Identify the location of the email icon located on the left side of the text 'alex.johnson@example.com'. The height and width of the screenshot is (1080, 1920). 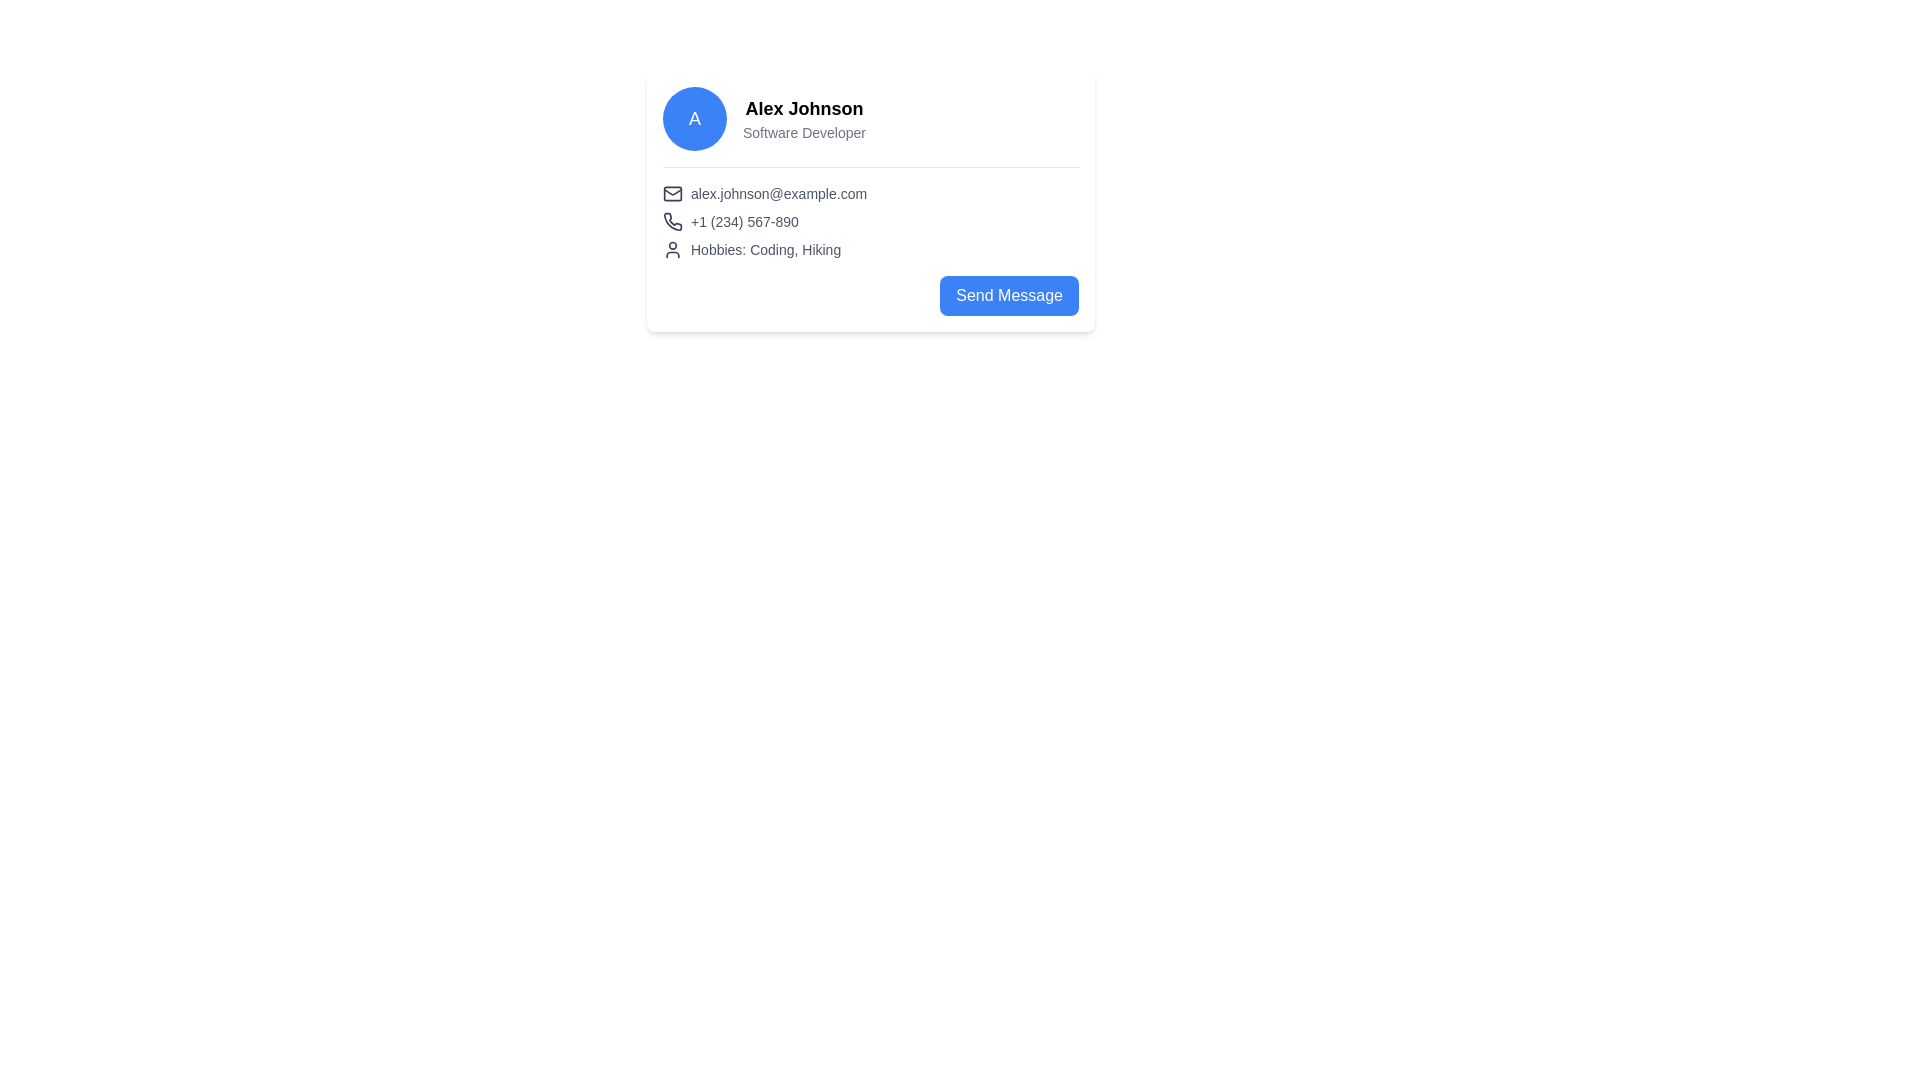
(672, 193).